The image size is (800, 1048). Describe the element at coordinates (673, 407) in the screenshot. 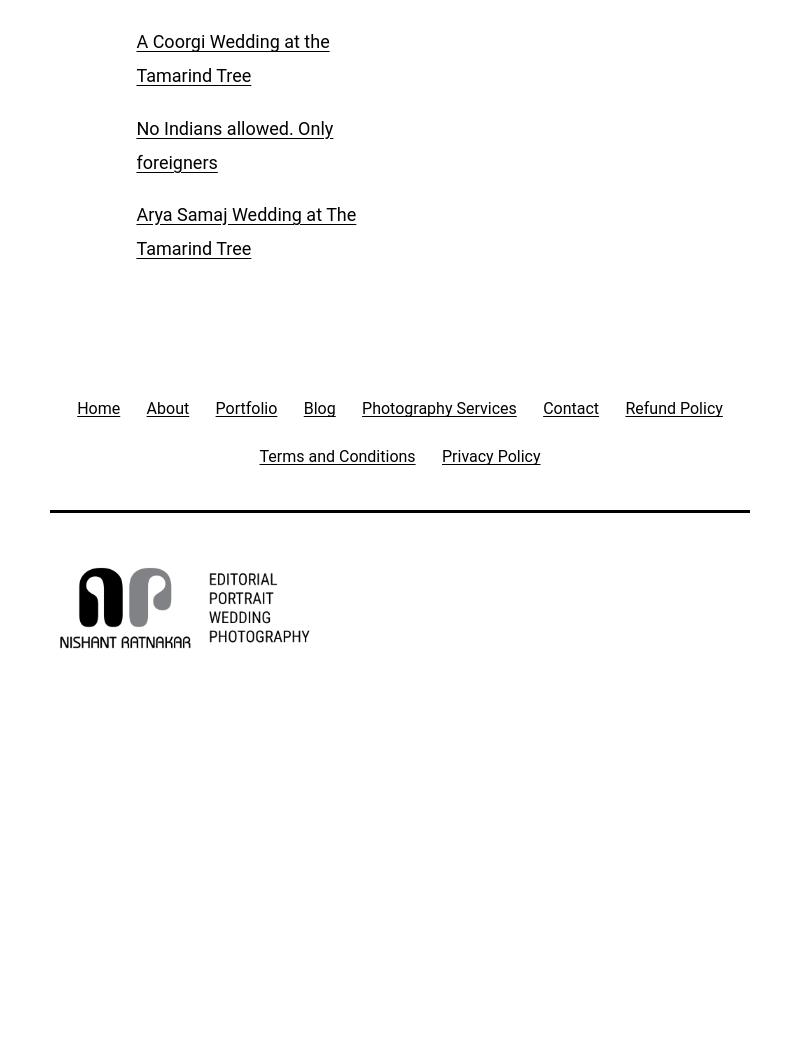

I see `'Refund Policy'` at that location.